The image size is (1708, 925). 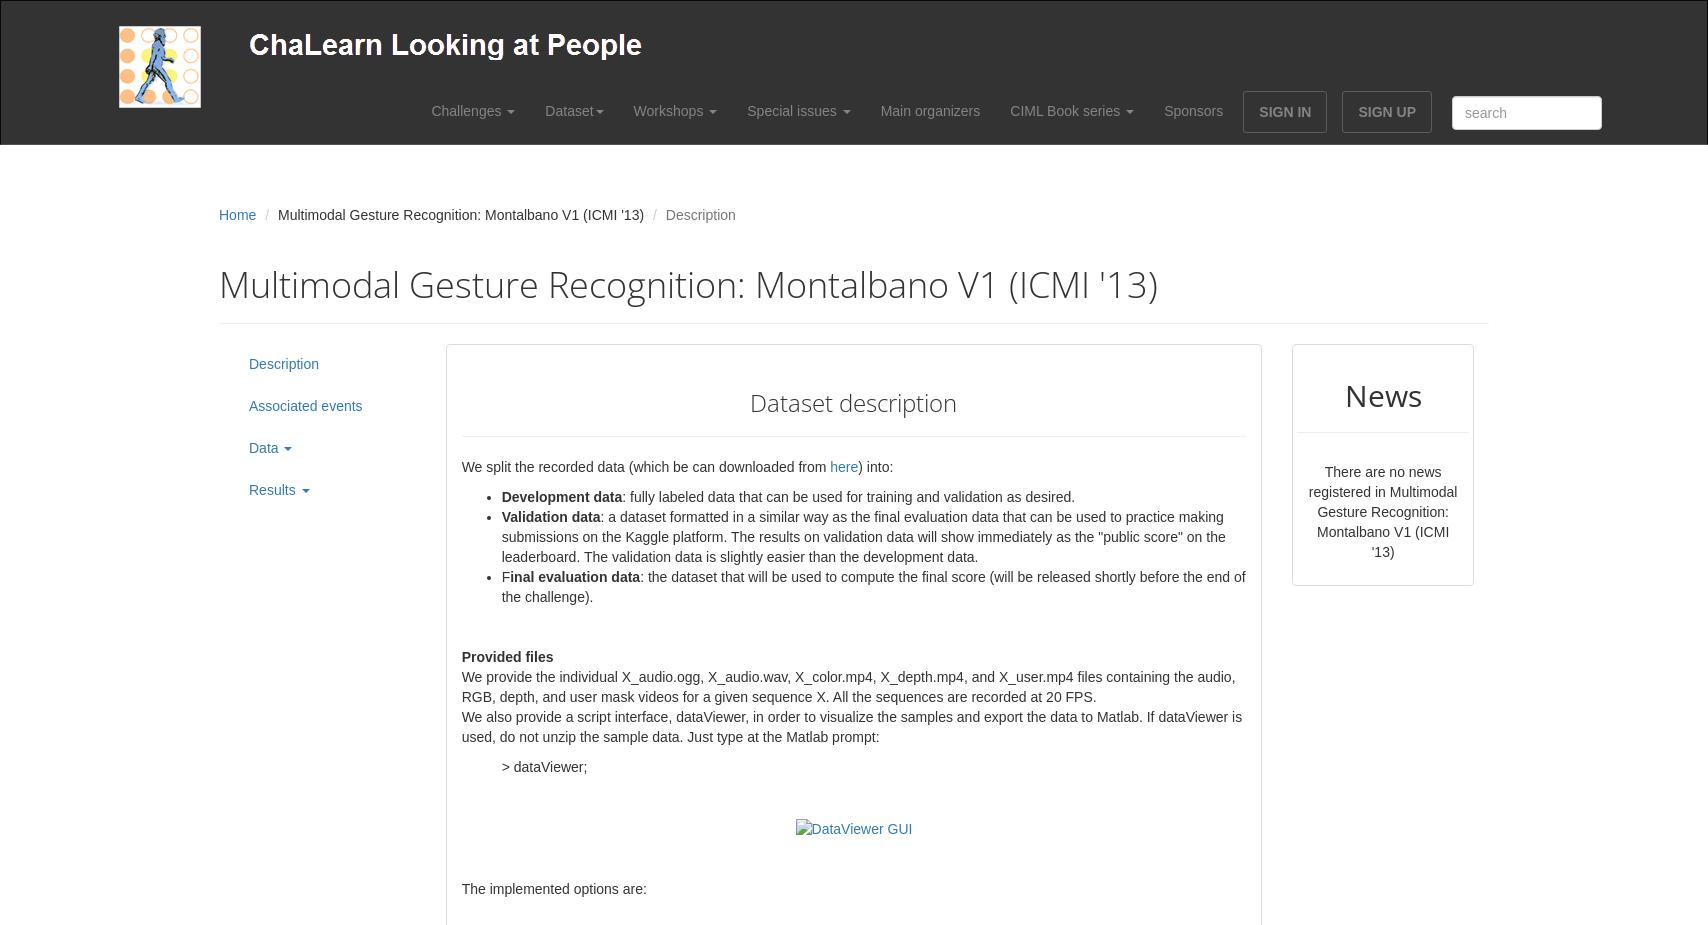 What do you see at coordinates (553, 888) in the screenshot?
I see `'The implemented options are:'` at bounding box center [553, 888].